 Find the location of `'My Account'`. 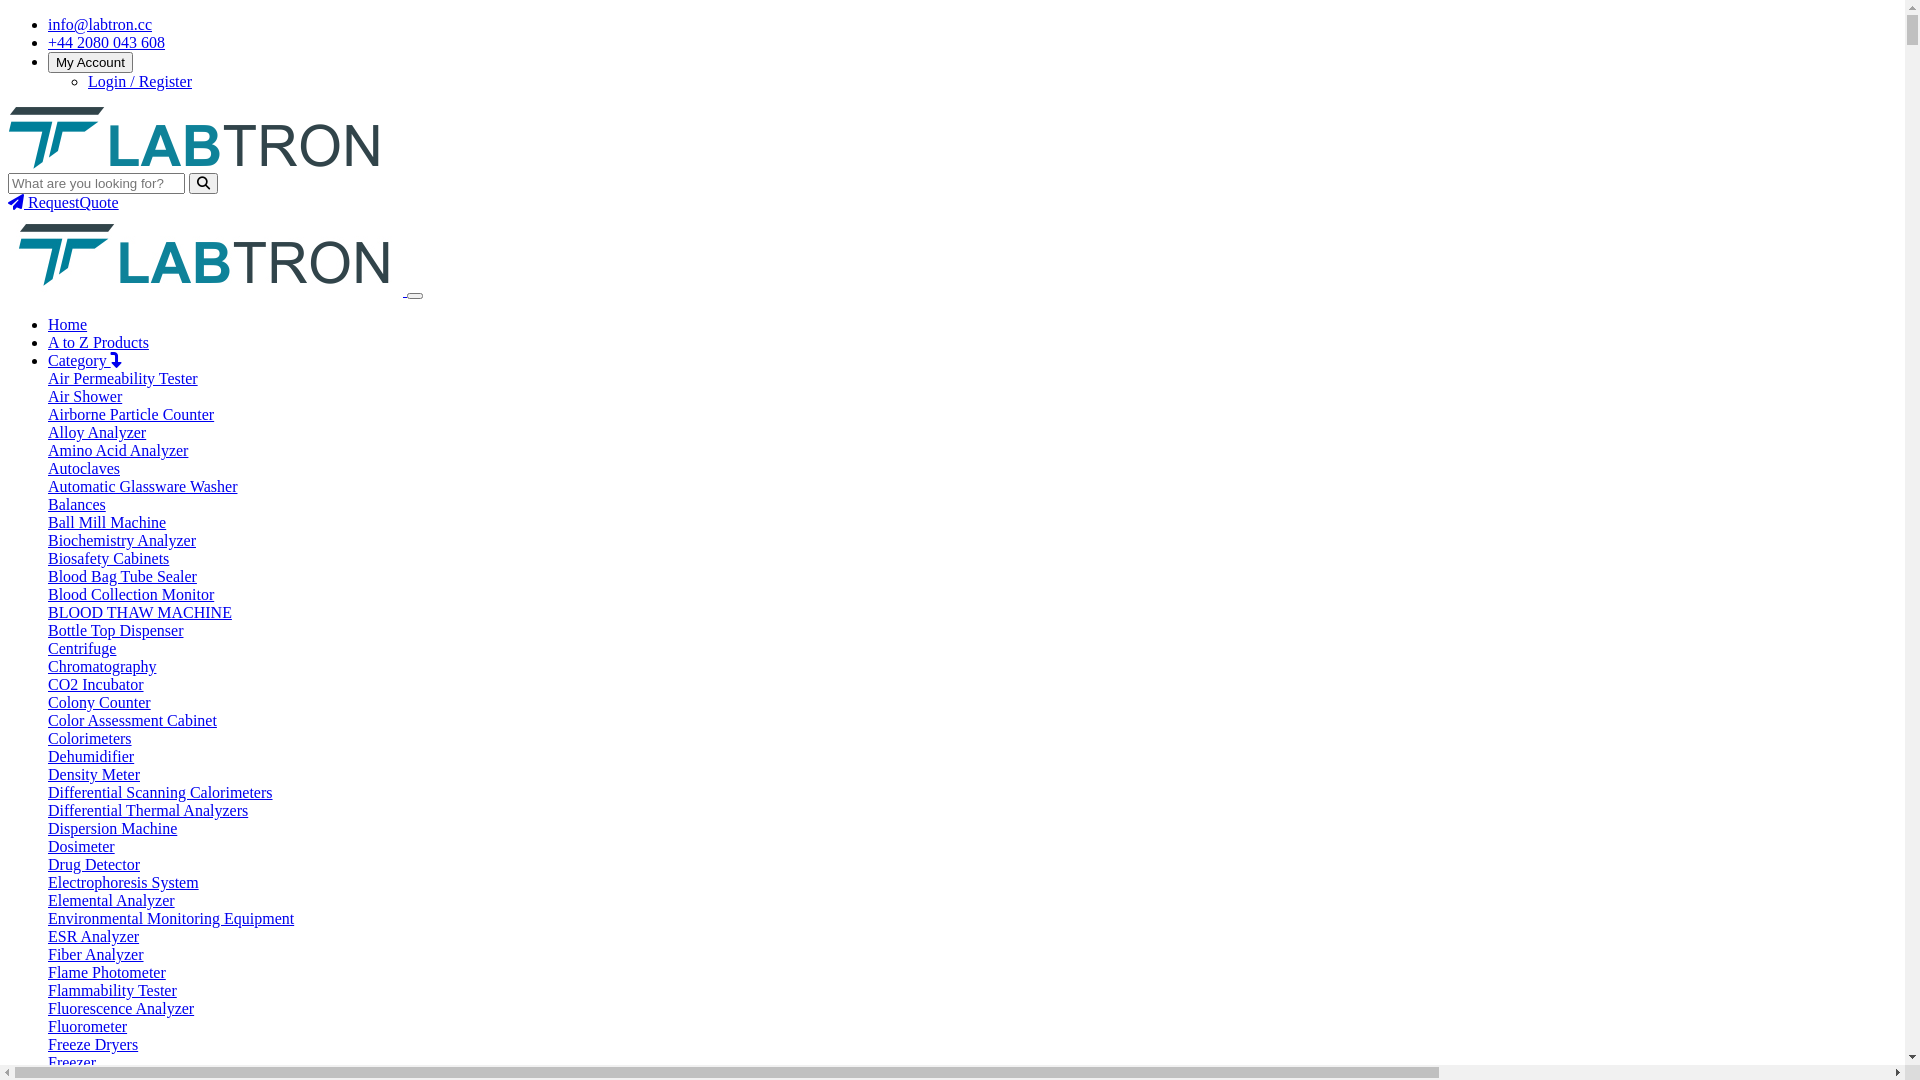

'My Account' is located at coordinates (48, 61).